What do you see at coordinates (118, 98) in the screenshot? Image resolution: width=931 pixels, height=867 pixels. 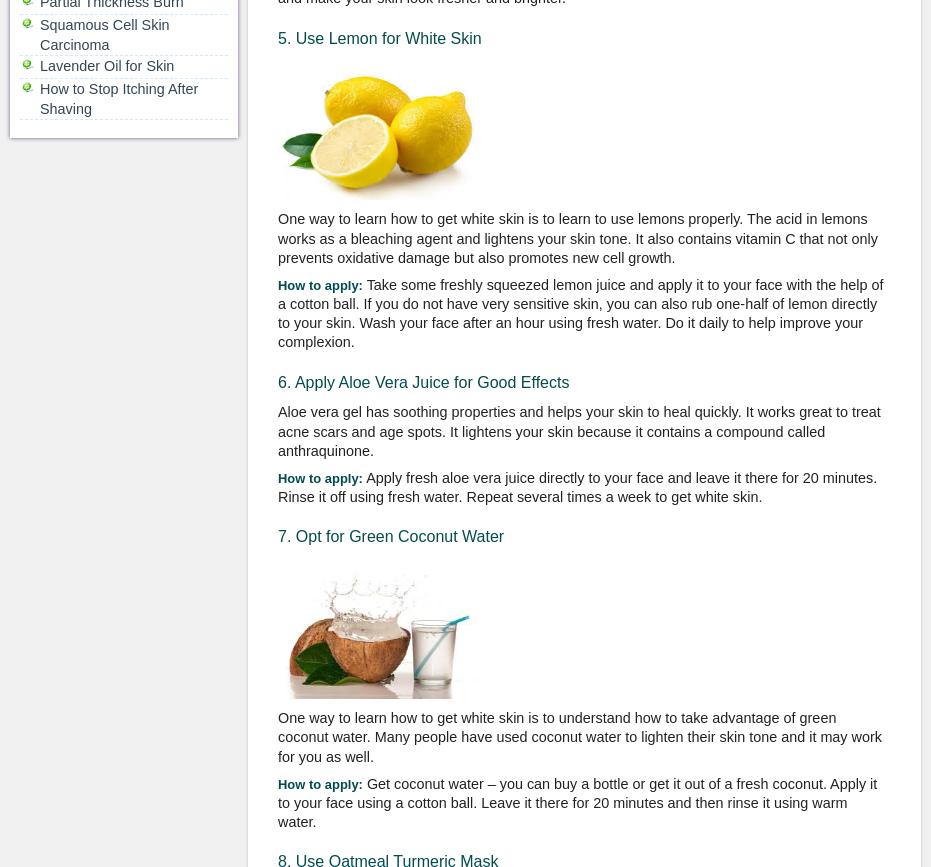 I see `'How to Stop Itching After Shaving'` at bounding box center [118, 98].